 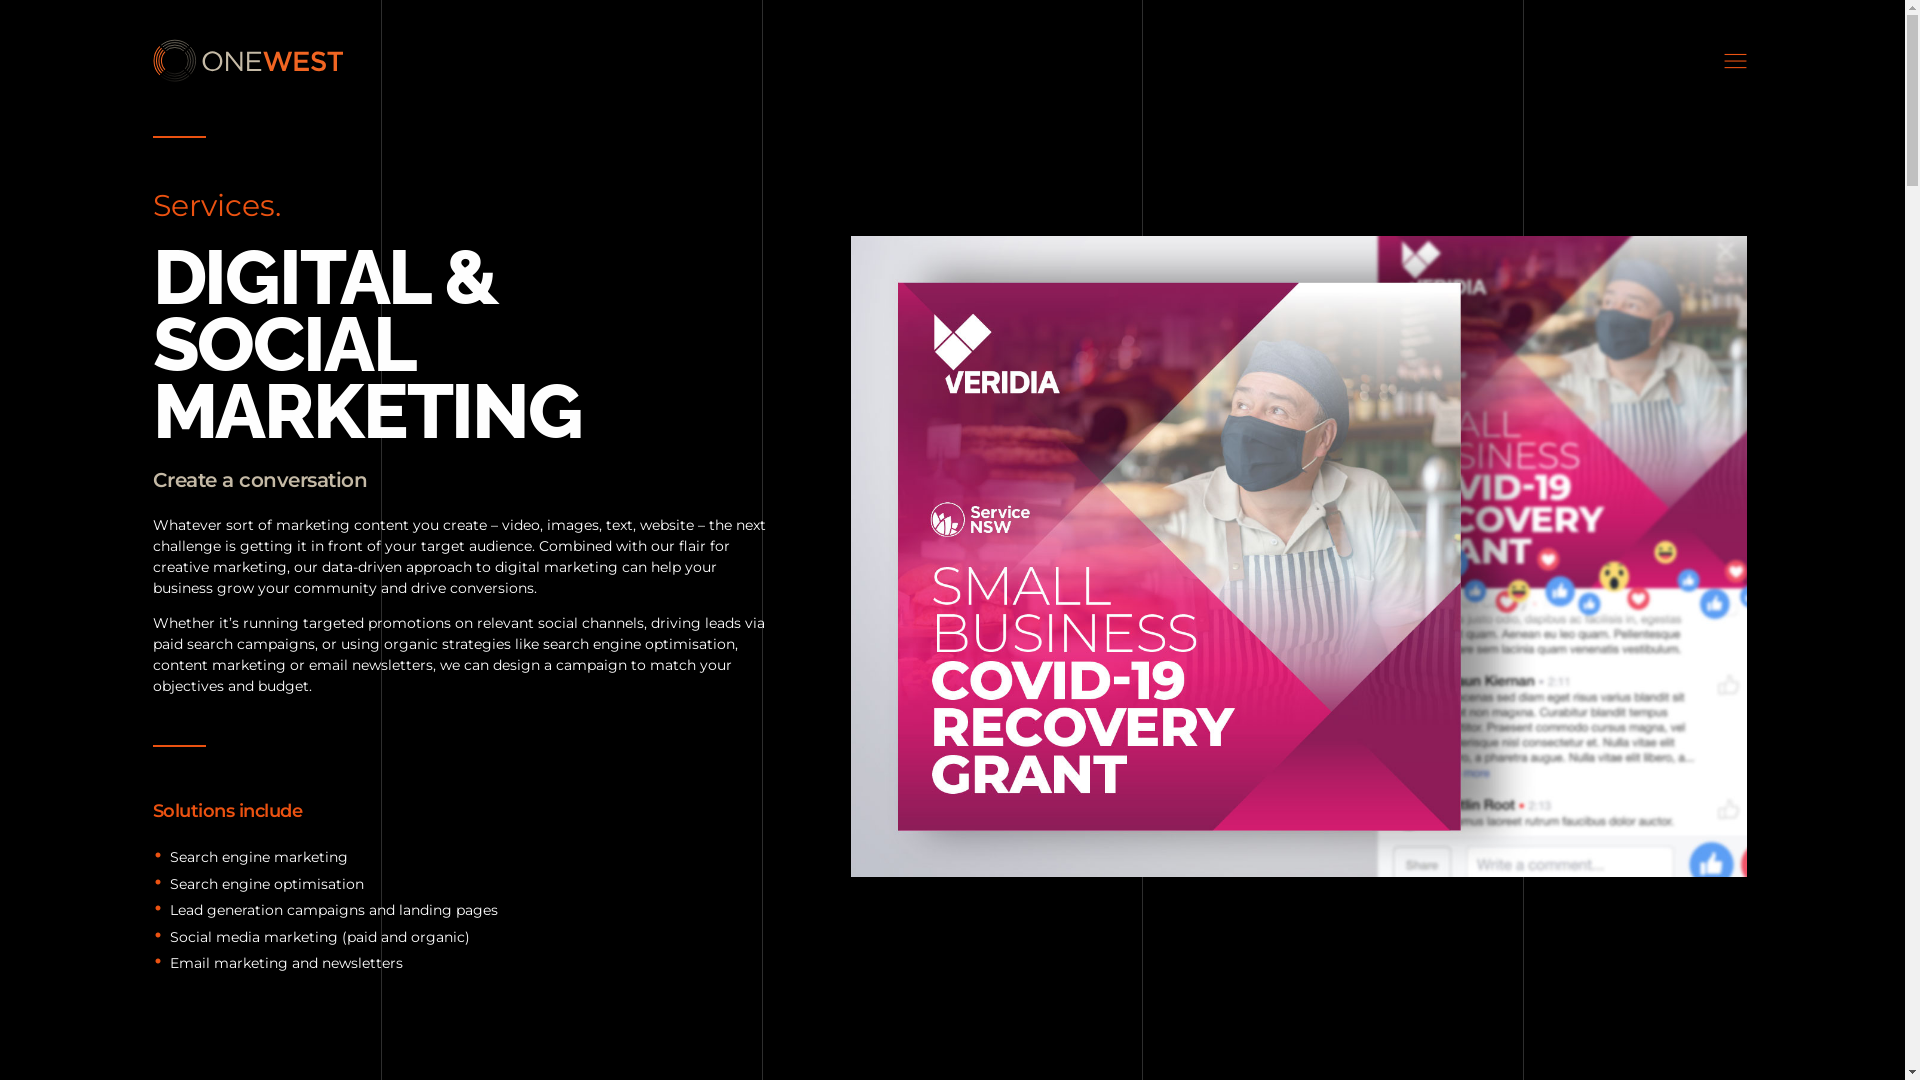 What do you see at coordinates (245, 59) in the screenshot?
I see `'OneWest Design & Media'` at bounding box center [245, 59].